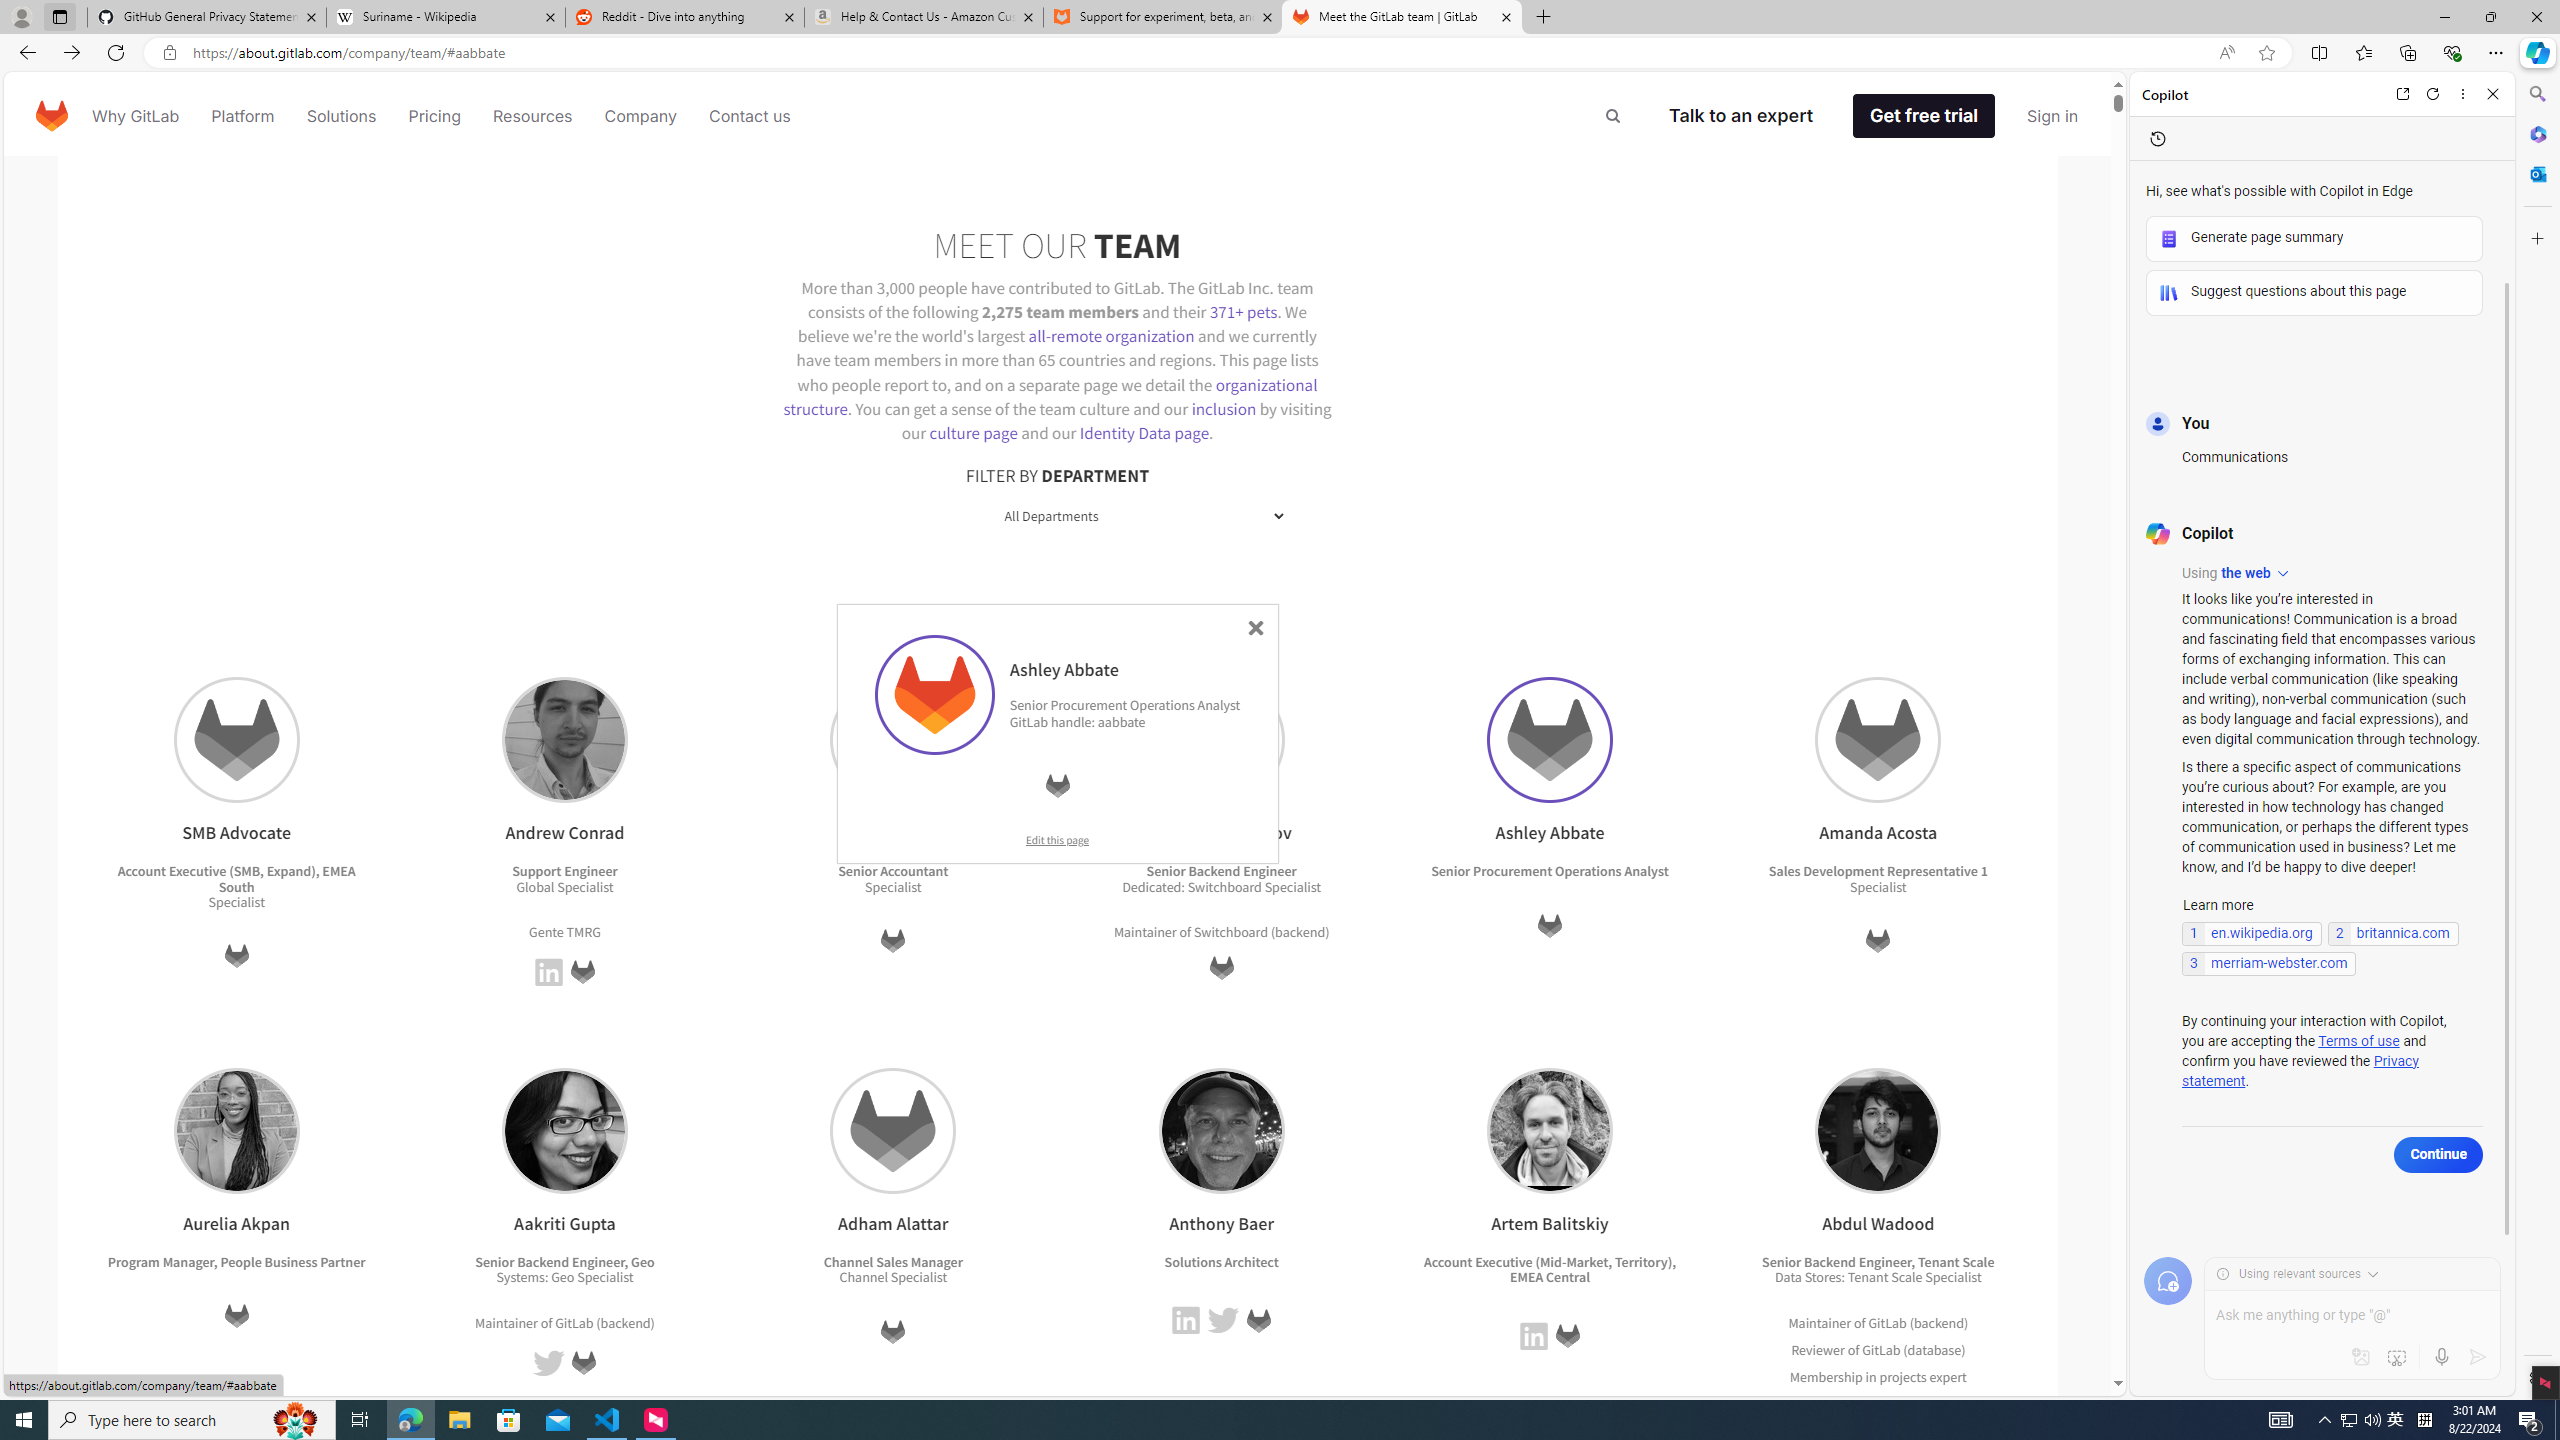 This screenshot has height=1440, width=2560. Describe the element at coordinates (1858, 1374) in the screenshot. I see `'Membership in projects'` at that location.